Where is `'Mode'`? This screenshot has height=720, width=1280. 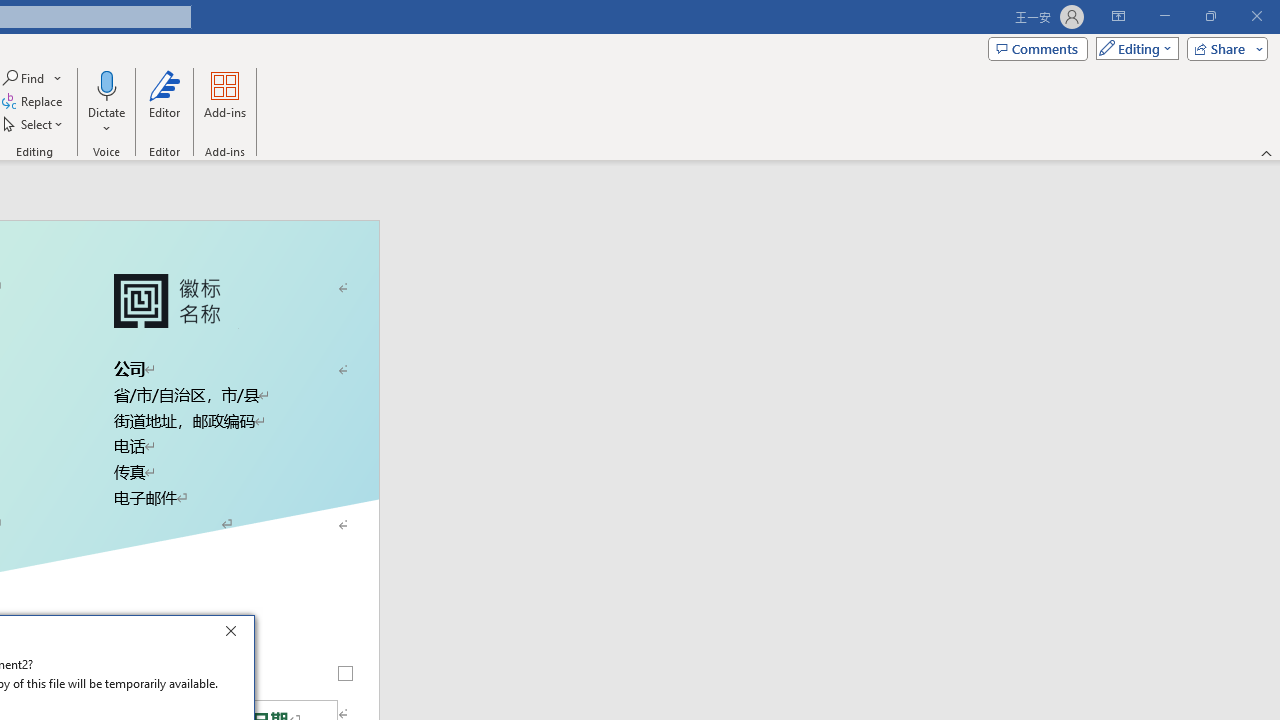 'Mode' is located at coordinates (1133, 47).